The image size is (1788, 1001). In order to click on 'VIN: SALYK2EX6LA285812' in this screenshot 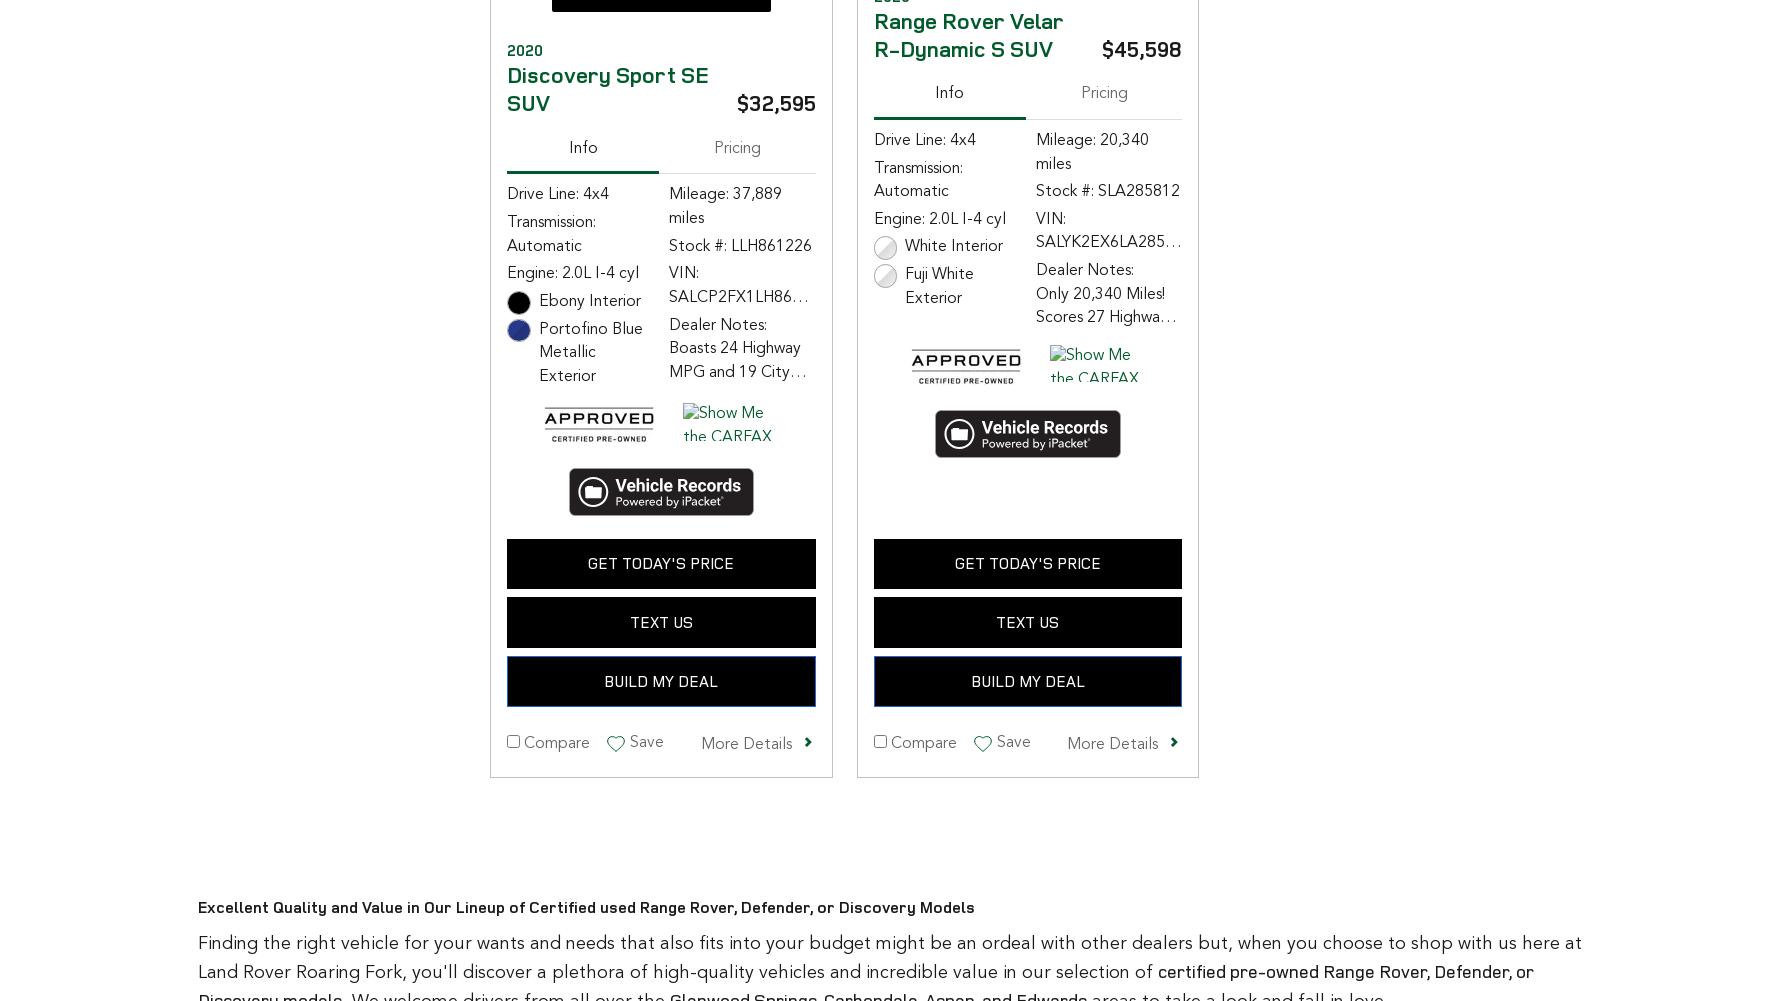, I will do `click(1113, 230)`.